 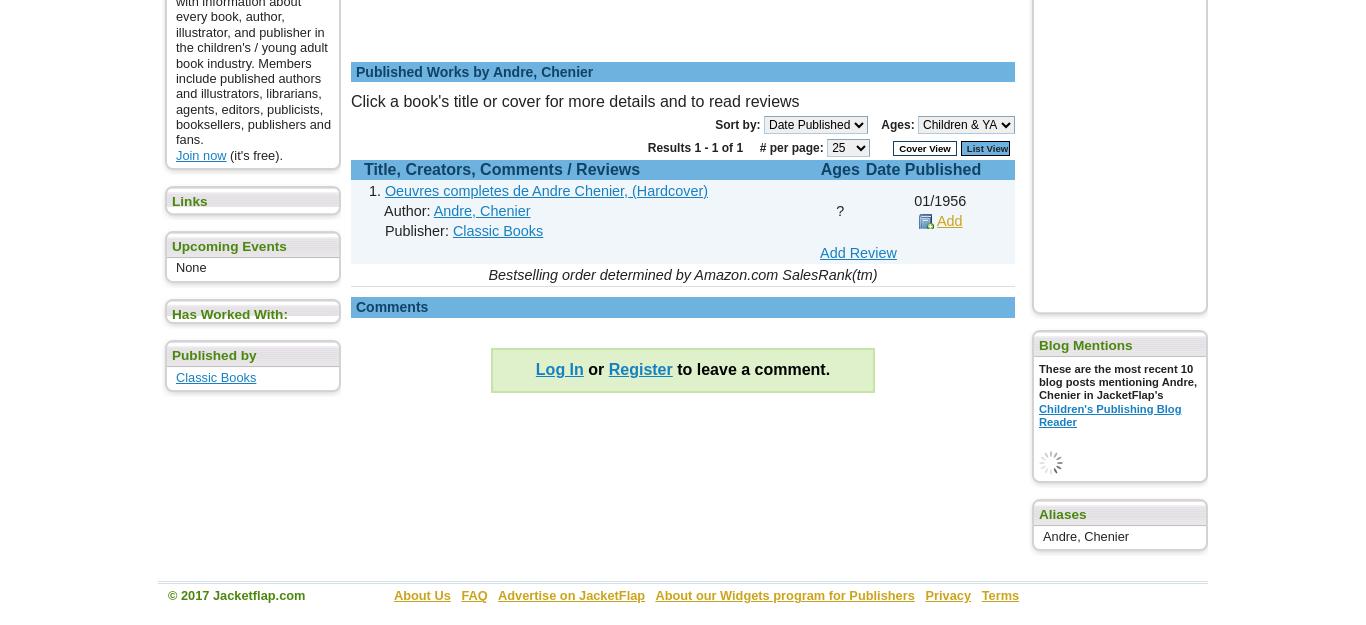 What do you see at coordinates (939, 200) in the screenshot?
I see `'01/1956'` at bounding box center [939, 200].